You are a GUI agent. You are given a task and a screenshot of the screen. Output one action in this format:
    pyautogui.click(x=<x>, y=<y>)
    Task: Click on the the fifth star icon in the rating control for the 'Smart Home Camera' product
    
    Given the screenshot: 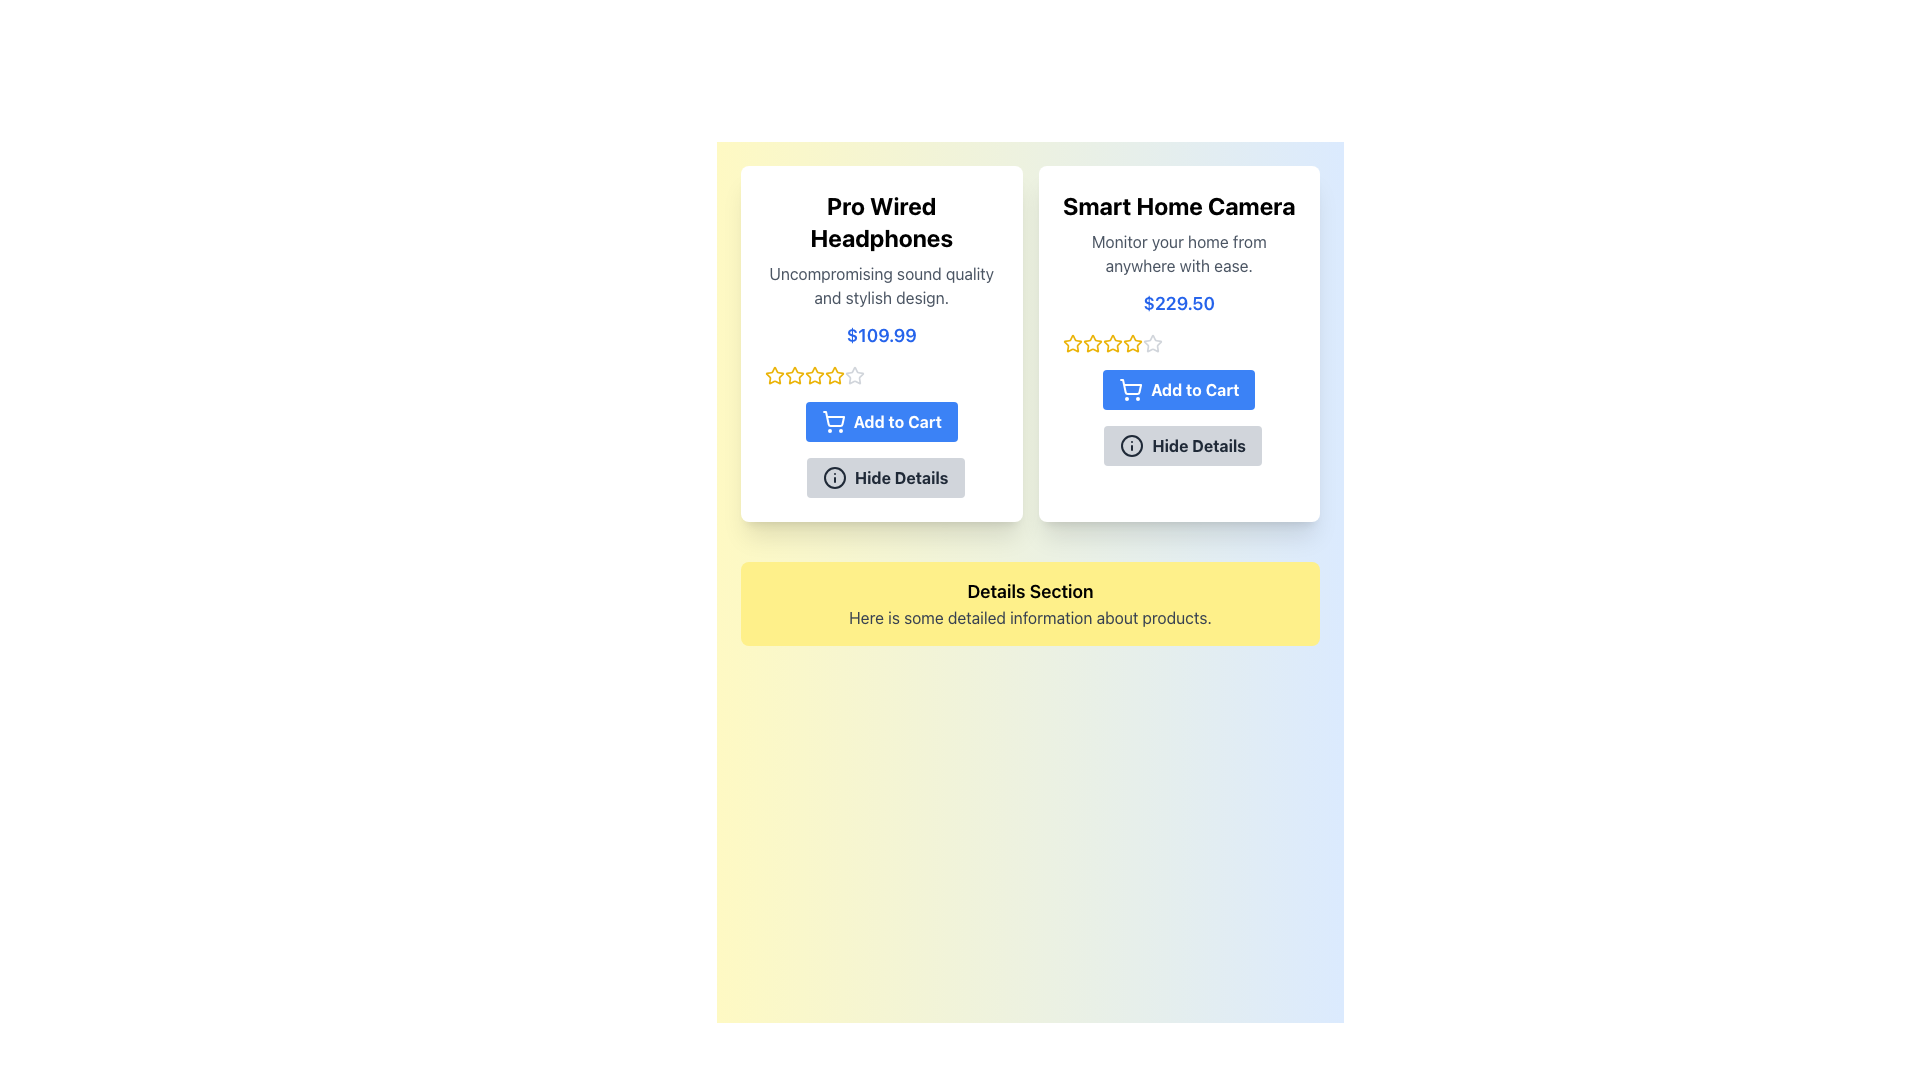 What is the action you would take?
    pyautogui.click(x=1132, y=342)
    